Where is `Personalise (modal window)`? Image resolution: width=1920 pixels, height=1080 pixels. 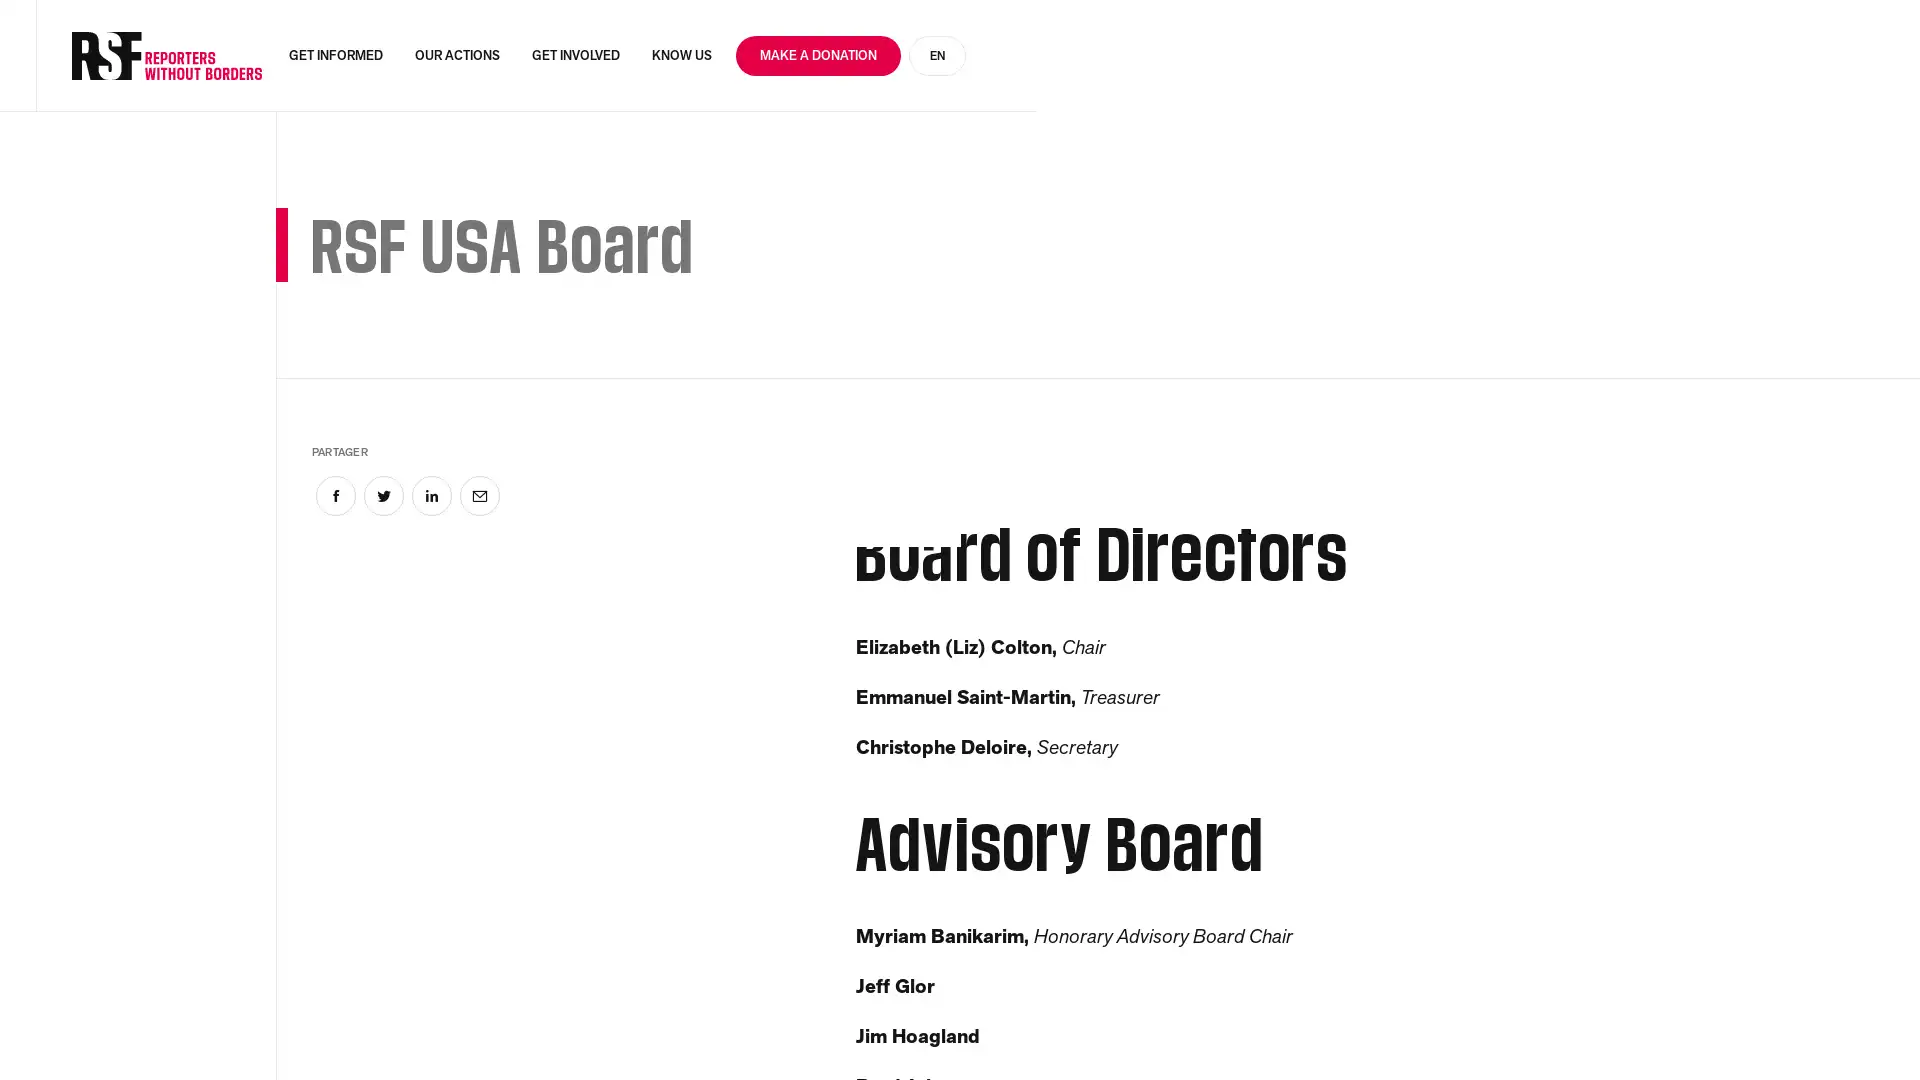 Personalise (modal window) is located at coordinates (1614, 1028).